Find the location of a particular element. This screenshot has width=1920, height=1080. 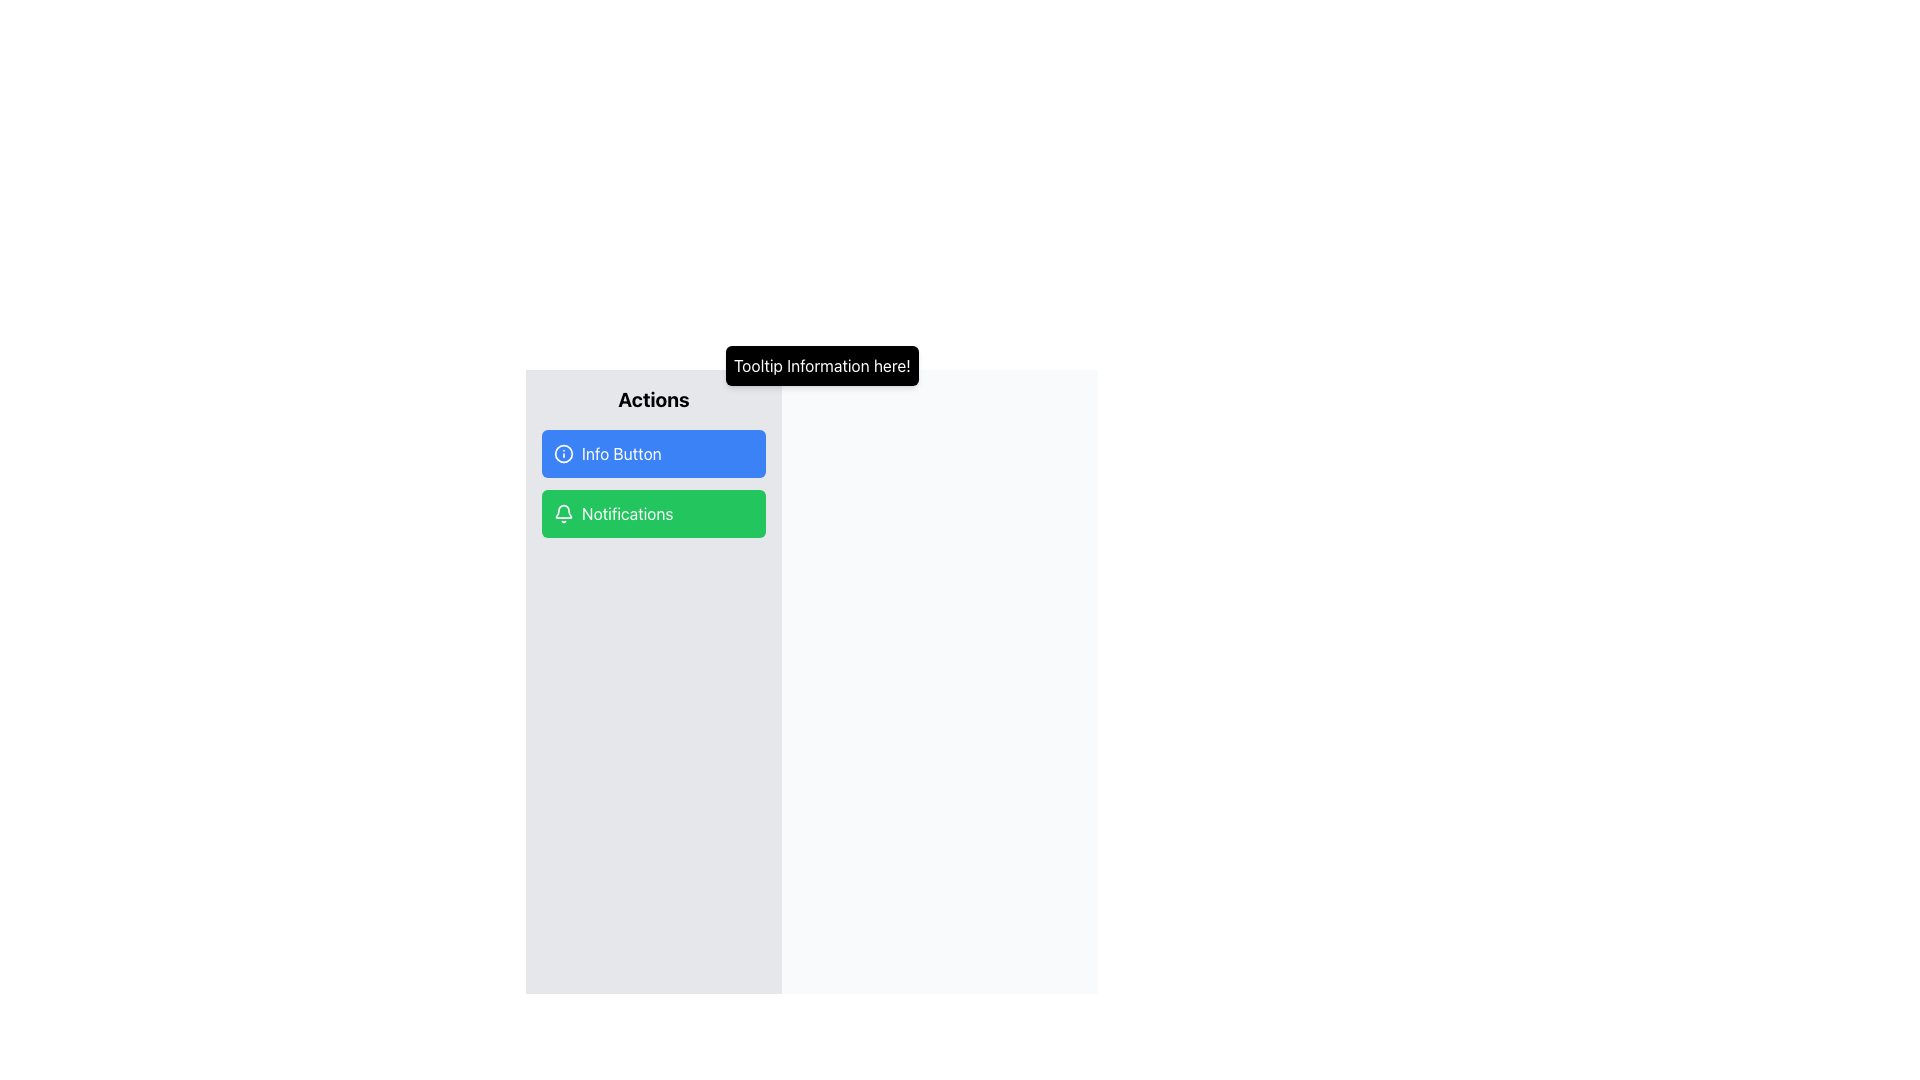

the notifications button located in the left vertical section labeled 'Actions', which is positioned below the 'Info Button' and is the second button in the list is located at coordinates (653, 512).